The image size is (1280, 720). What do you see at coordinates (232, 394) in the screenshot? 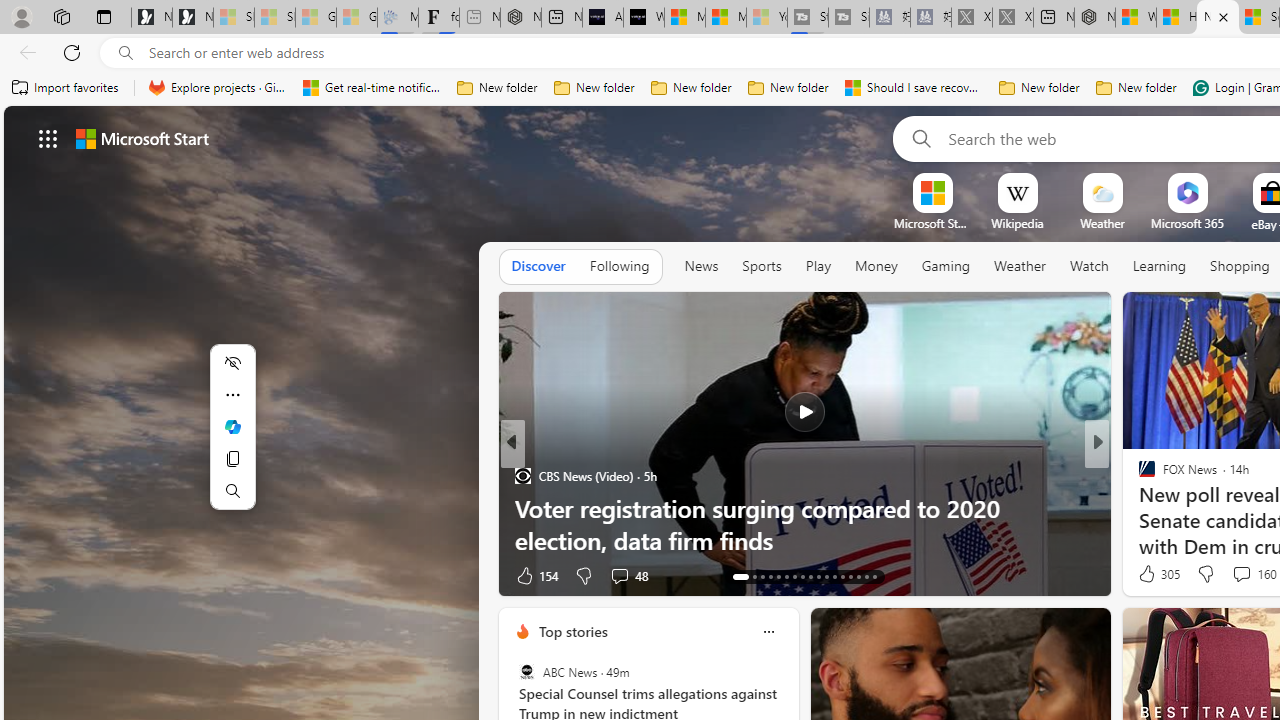
I see `'More actions'` at bounding box center [232, 394].